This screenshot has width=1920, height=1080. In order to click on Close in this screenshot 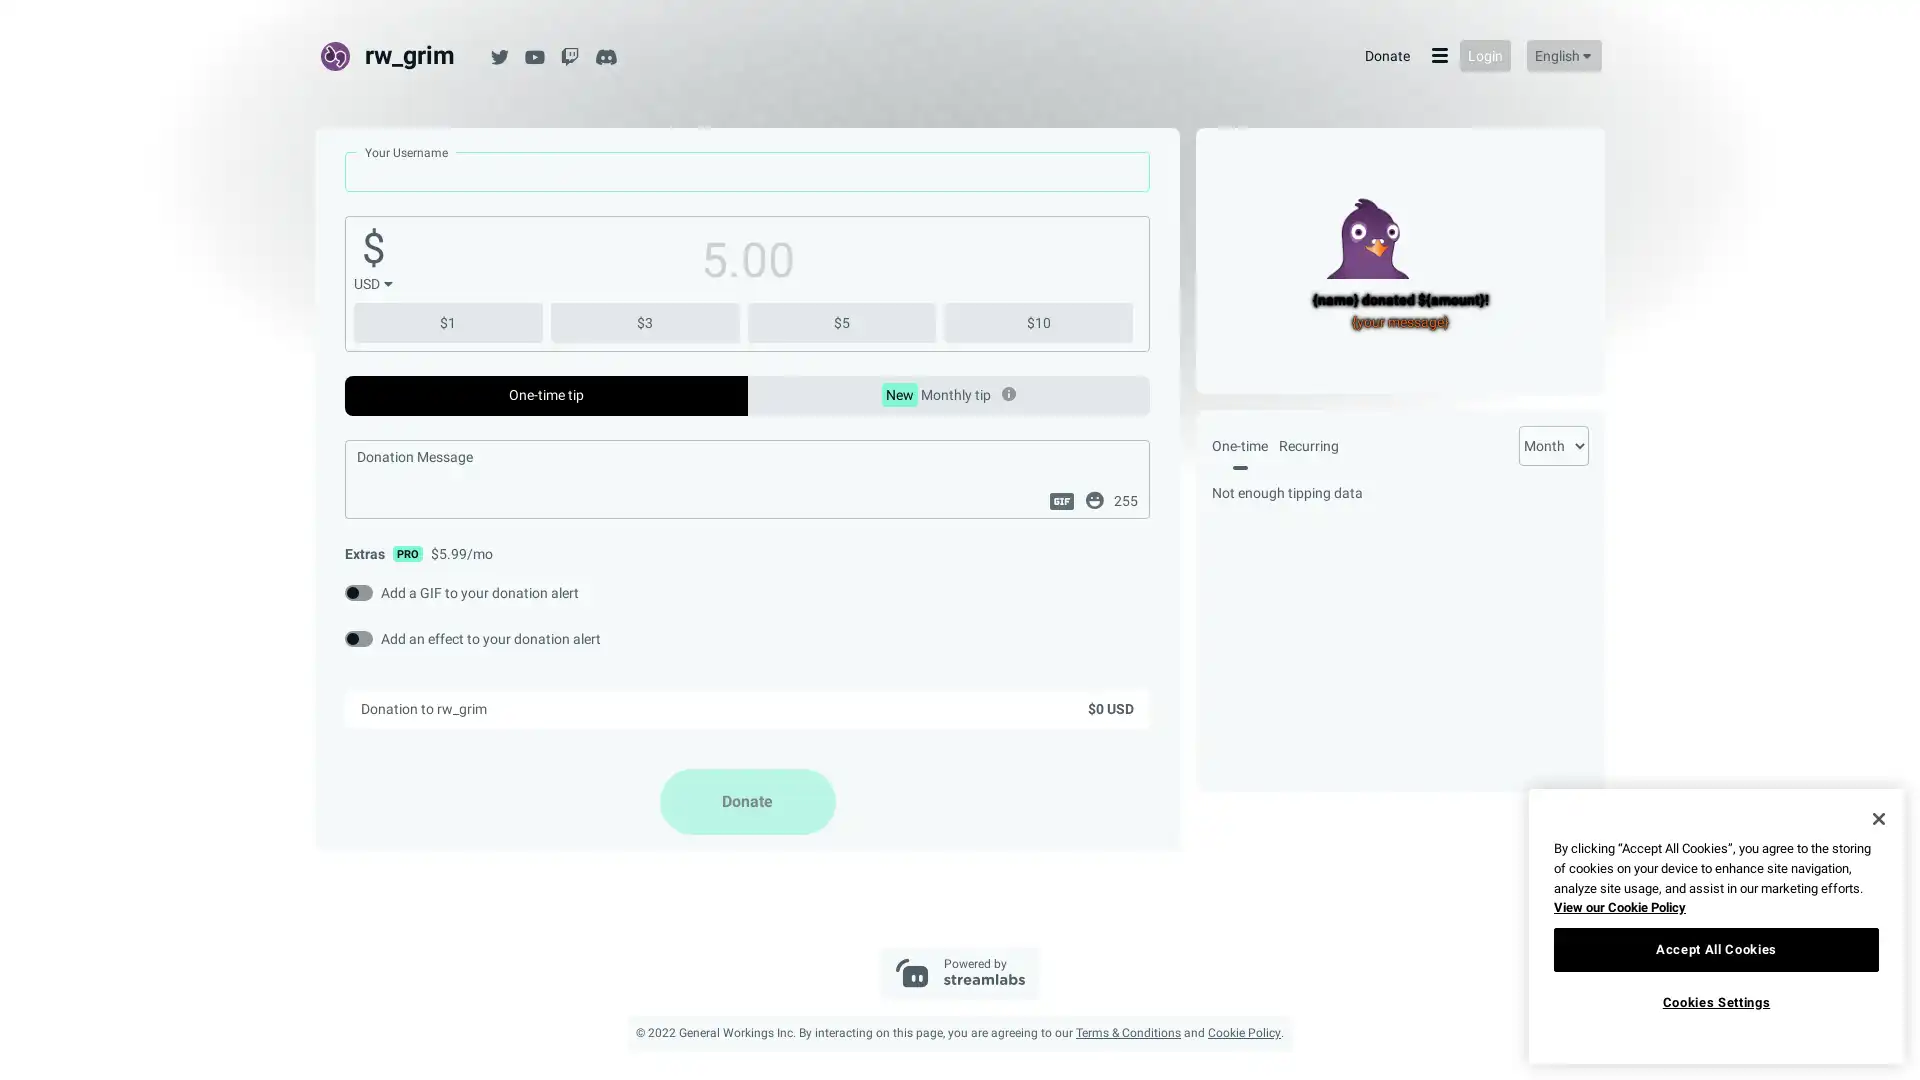, I will do `click(1877, 818)`.